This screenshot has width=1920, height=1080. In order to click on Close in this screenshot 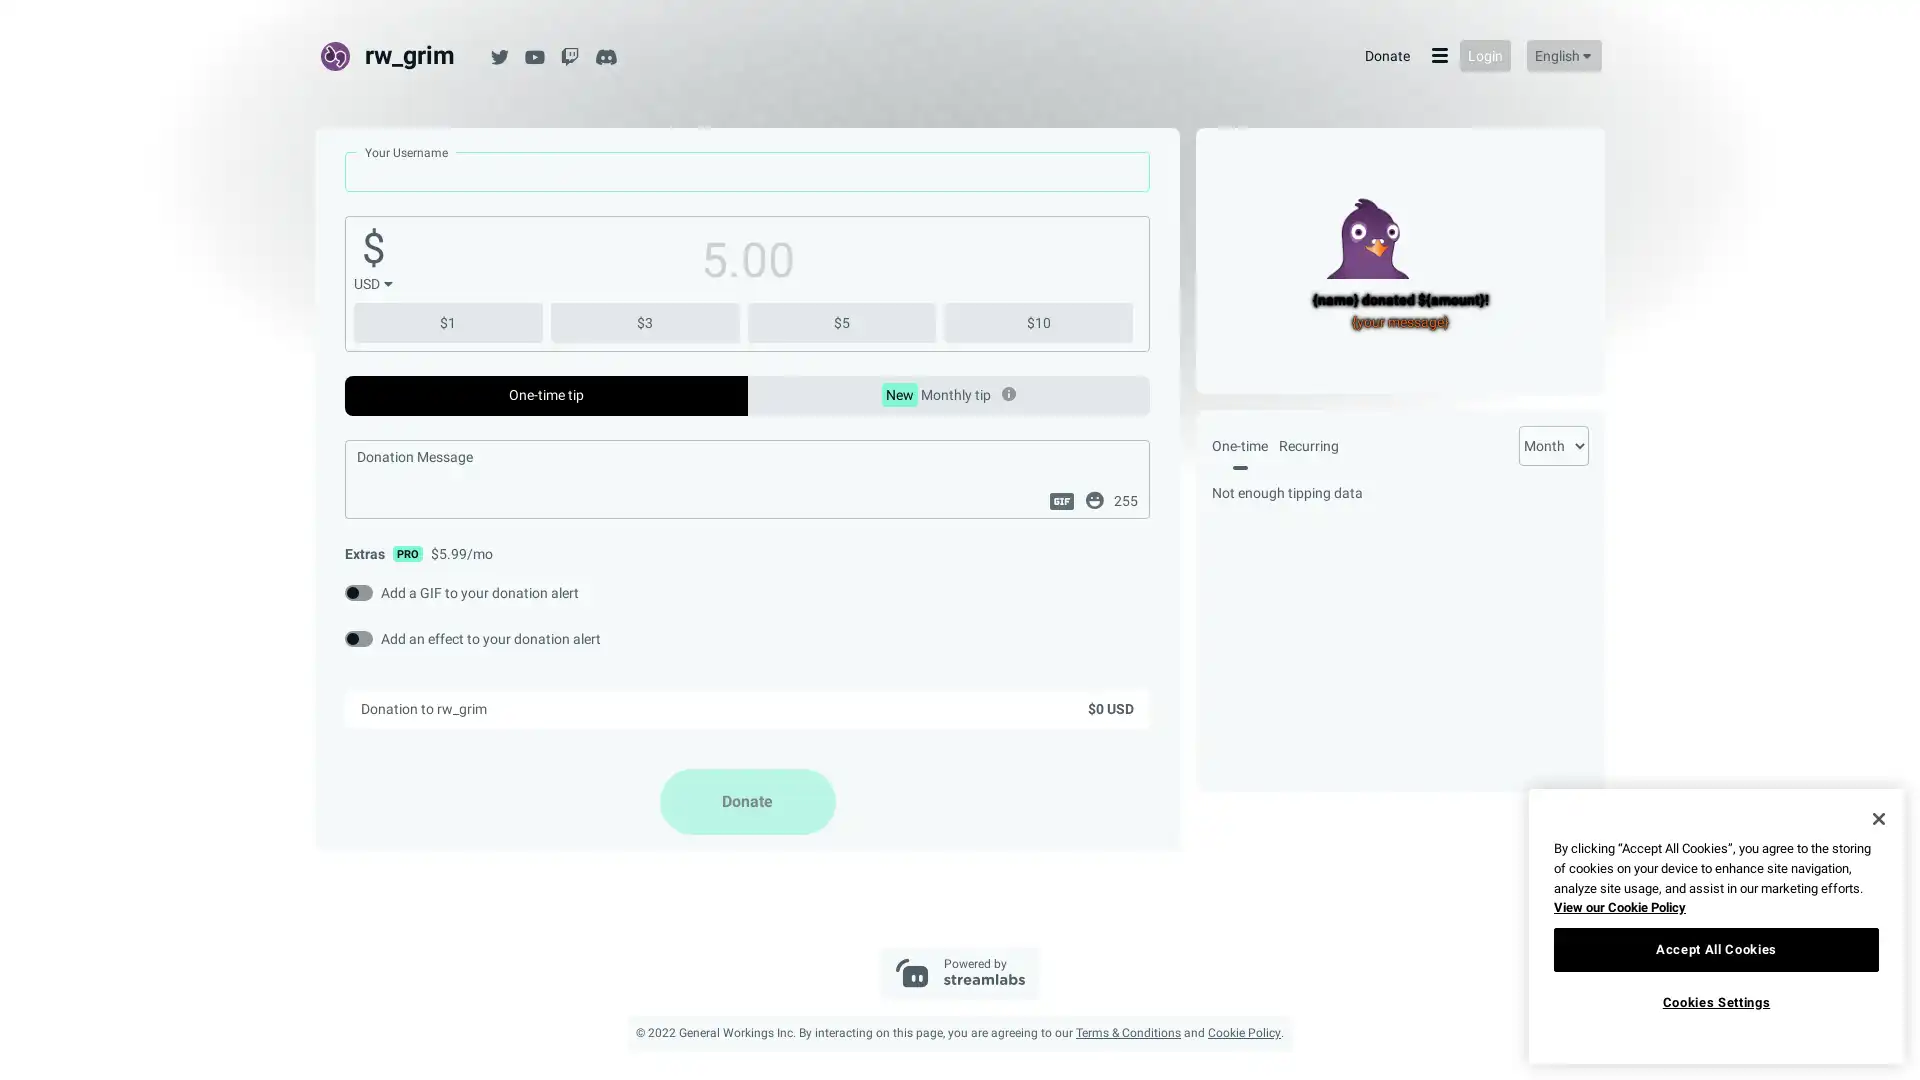, I will do `click(1877, 818)`.